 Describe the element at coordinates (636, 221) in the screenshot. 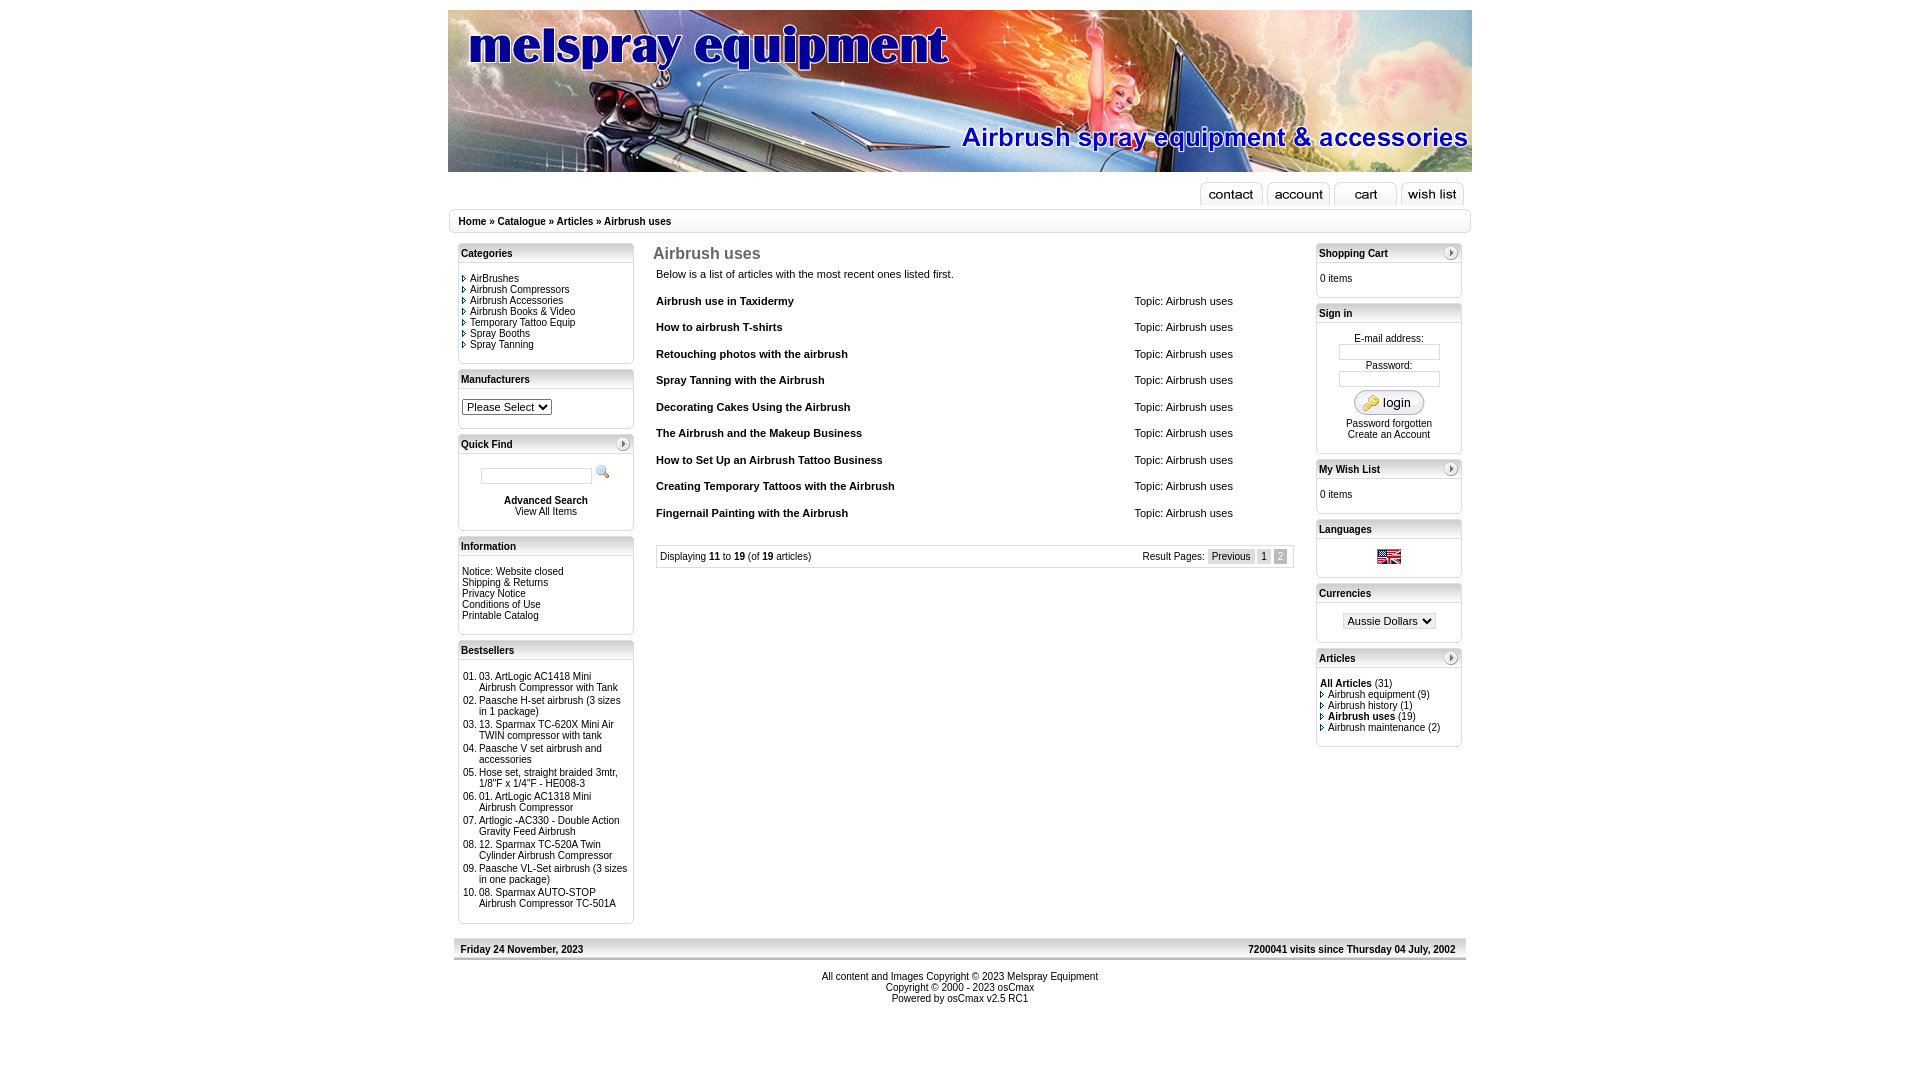

I see `'Airbrush uses'` at that location.